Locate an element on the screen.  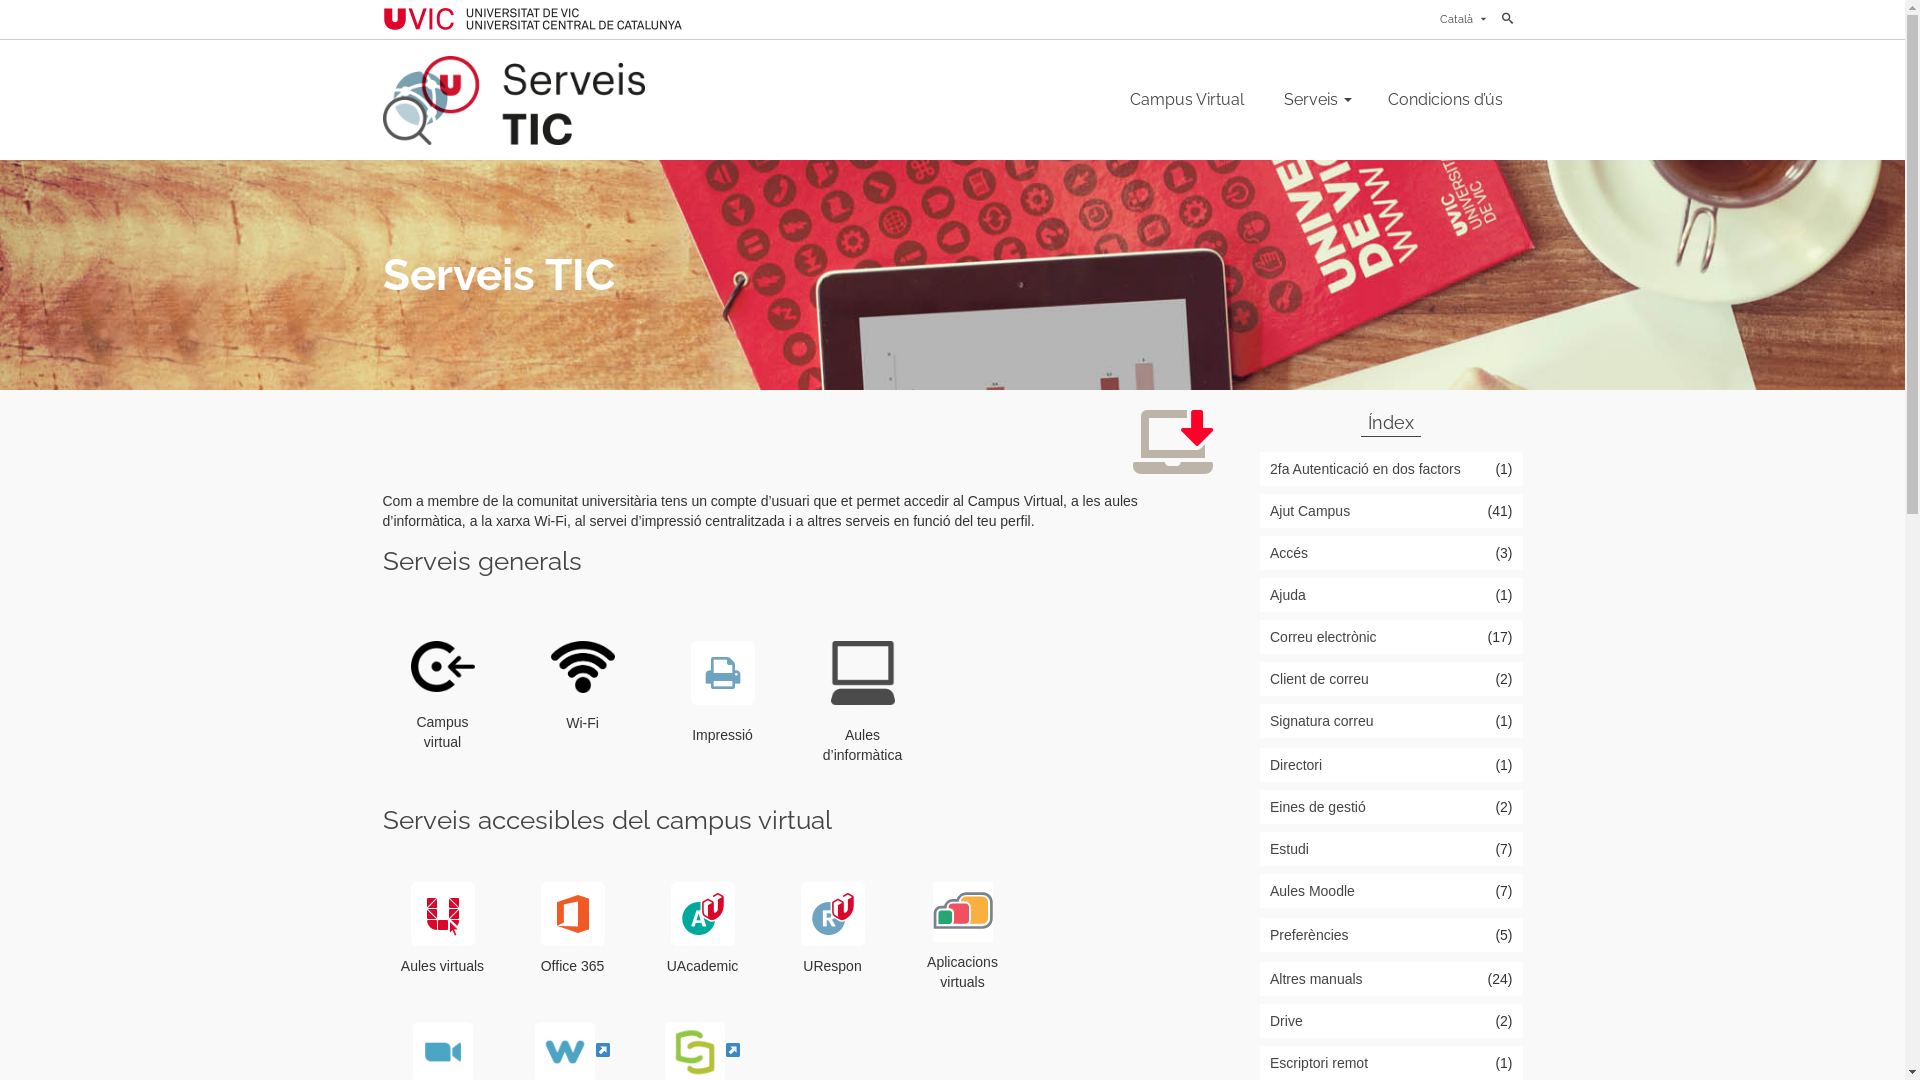
'Aules Moodle' is located at coordinates (1390, 890).